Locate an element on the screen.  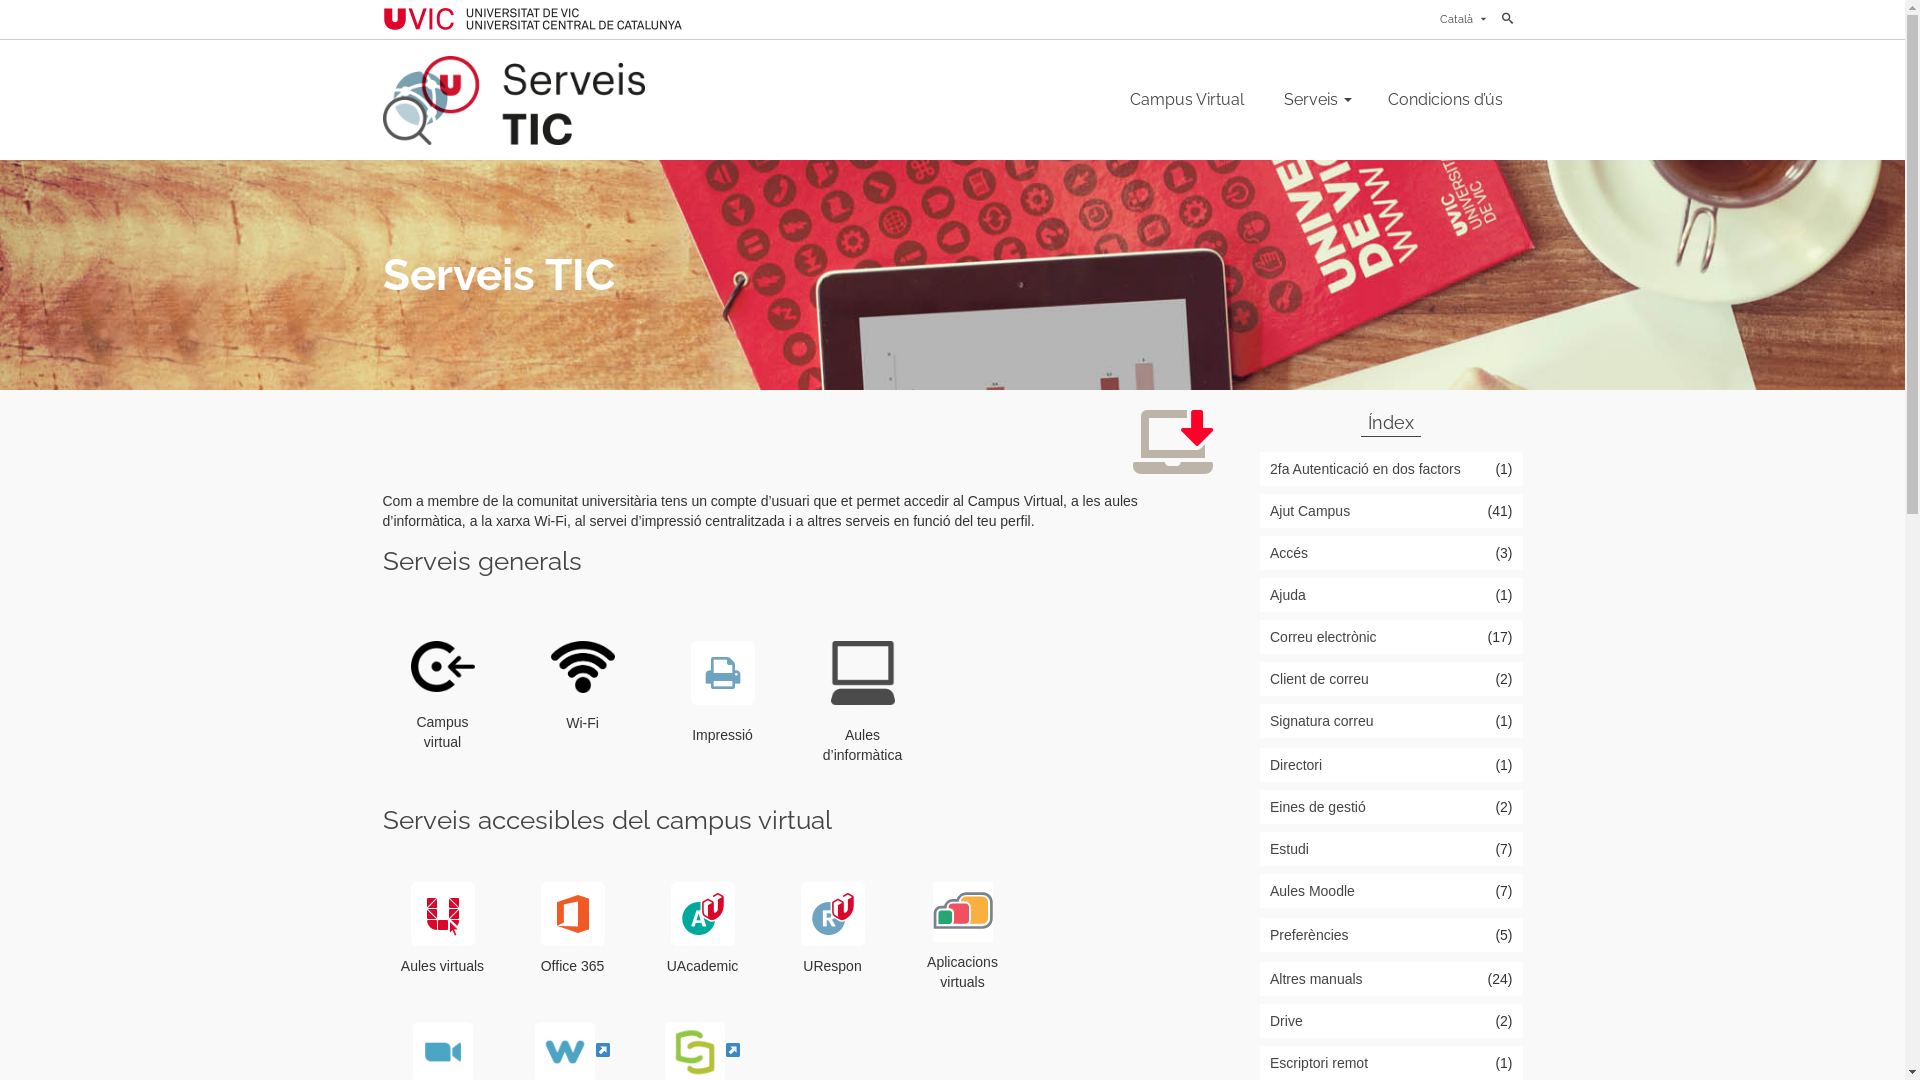
'Aules Moodle' is located at coordinates (1390, 890).